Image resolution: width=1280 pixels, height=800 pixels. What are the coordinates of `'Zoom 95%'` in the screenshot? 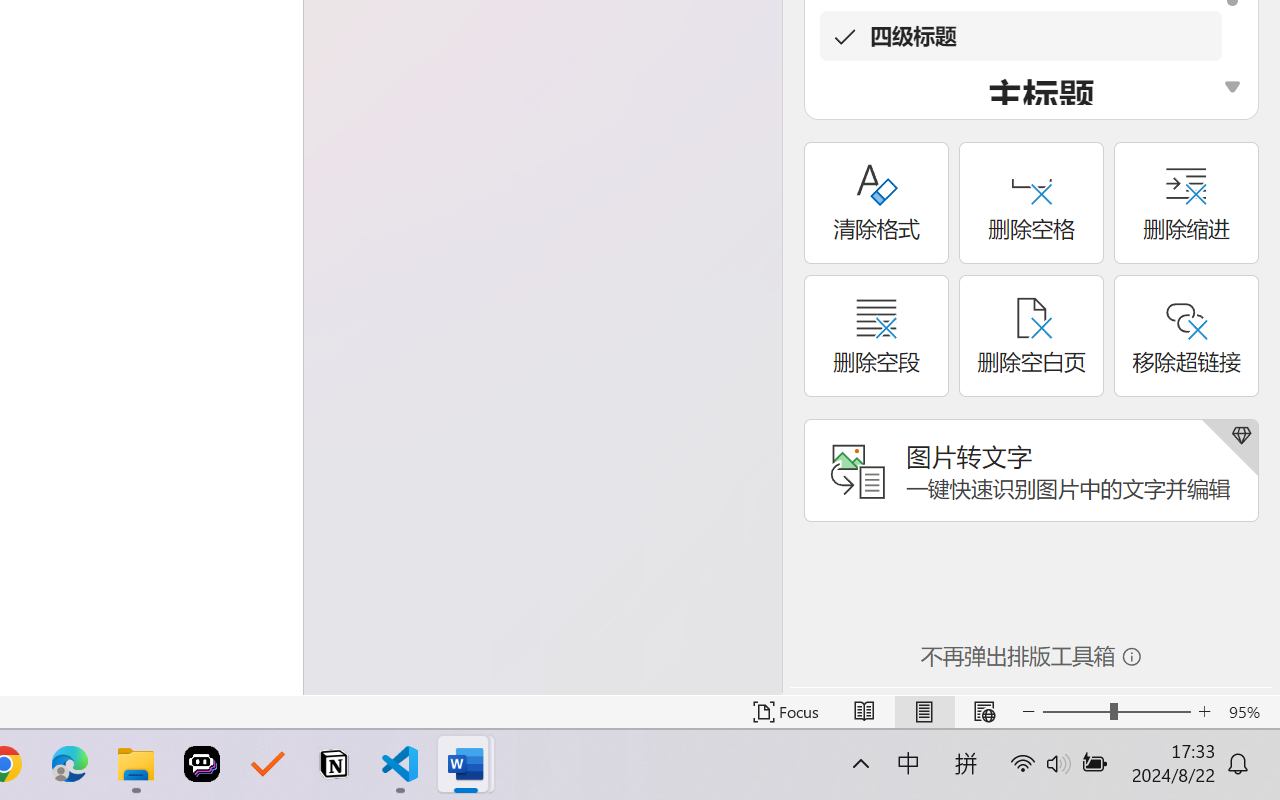 It's located at (1248, 711).